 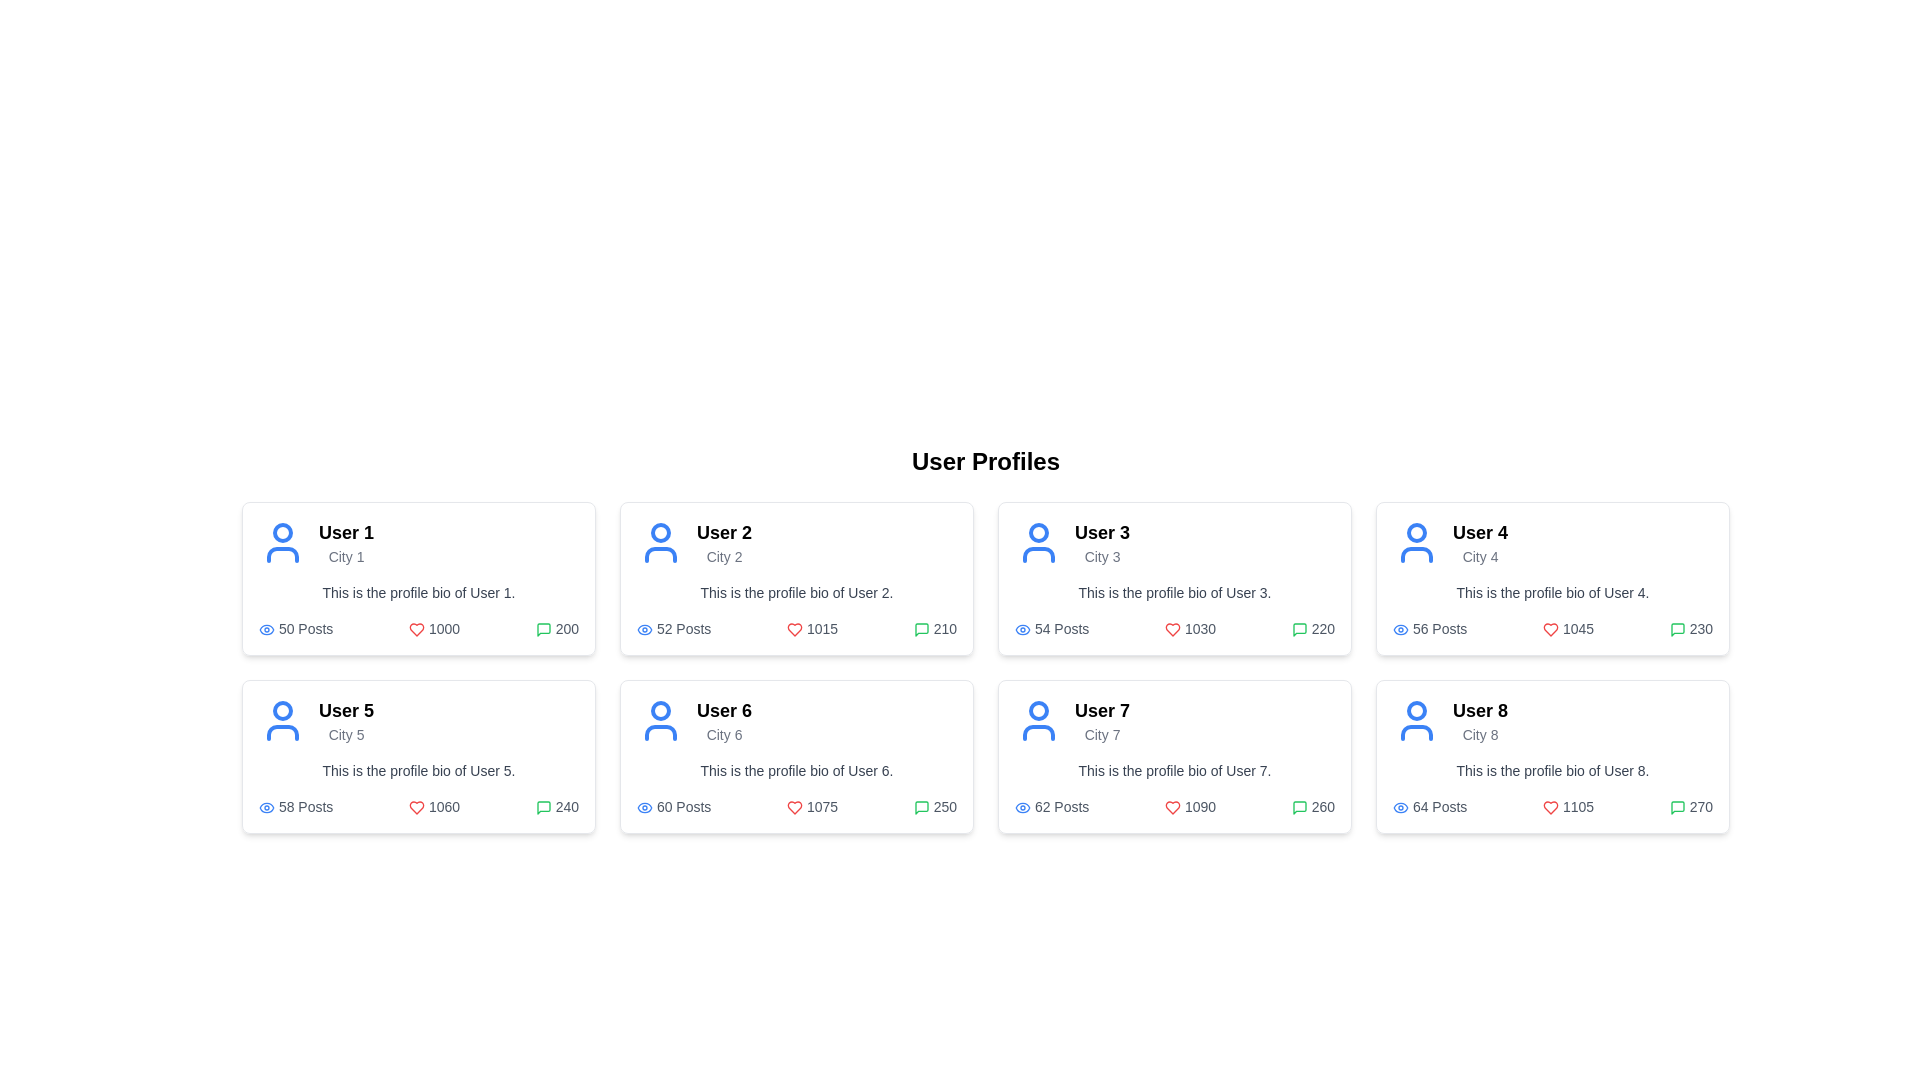 What do you see at coordinates (1415, 721) in the screenshot?
I see `the user profile icon associated with 'User 8' in the bottom-right corner of the grid layout` at bounding box center [1415, 721].